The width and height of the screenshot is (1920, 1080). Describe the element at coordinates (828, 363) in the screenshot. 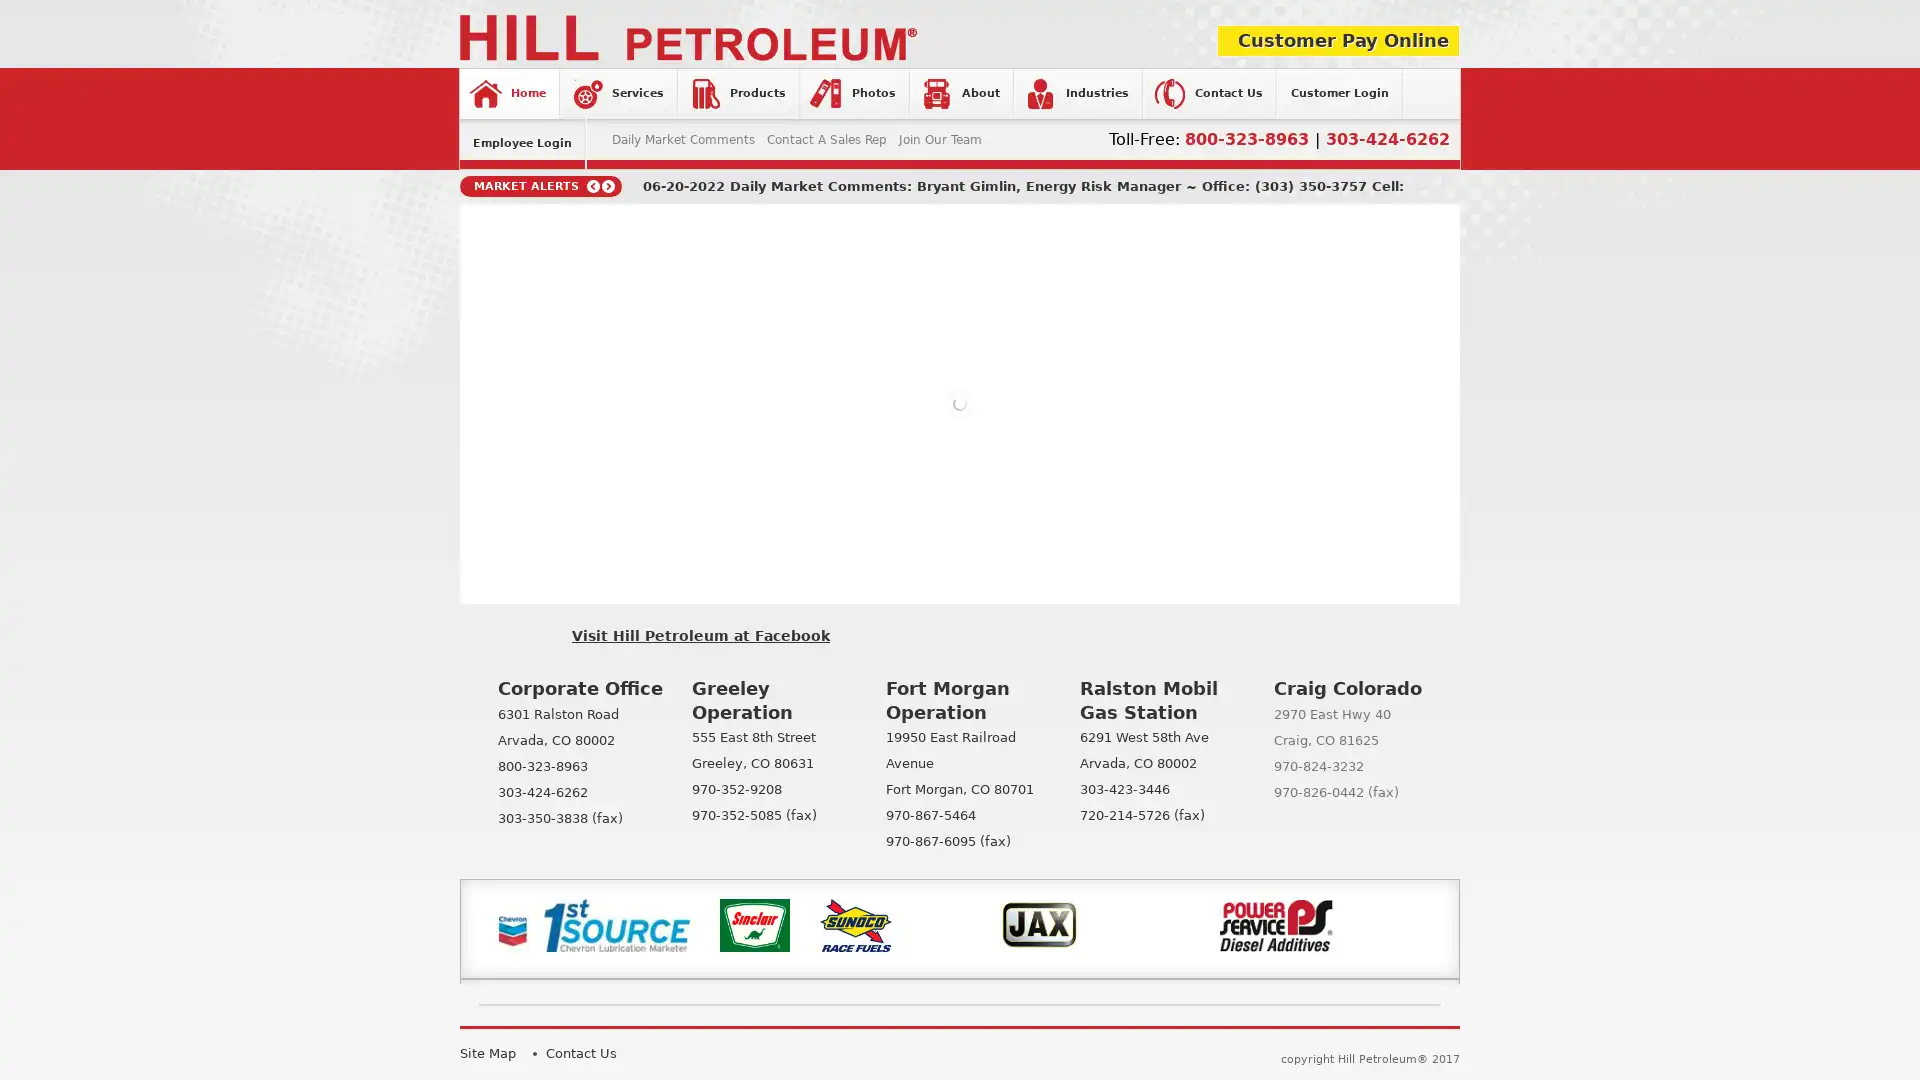

I see `Login` at that location.